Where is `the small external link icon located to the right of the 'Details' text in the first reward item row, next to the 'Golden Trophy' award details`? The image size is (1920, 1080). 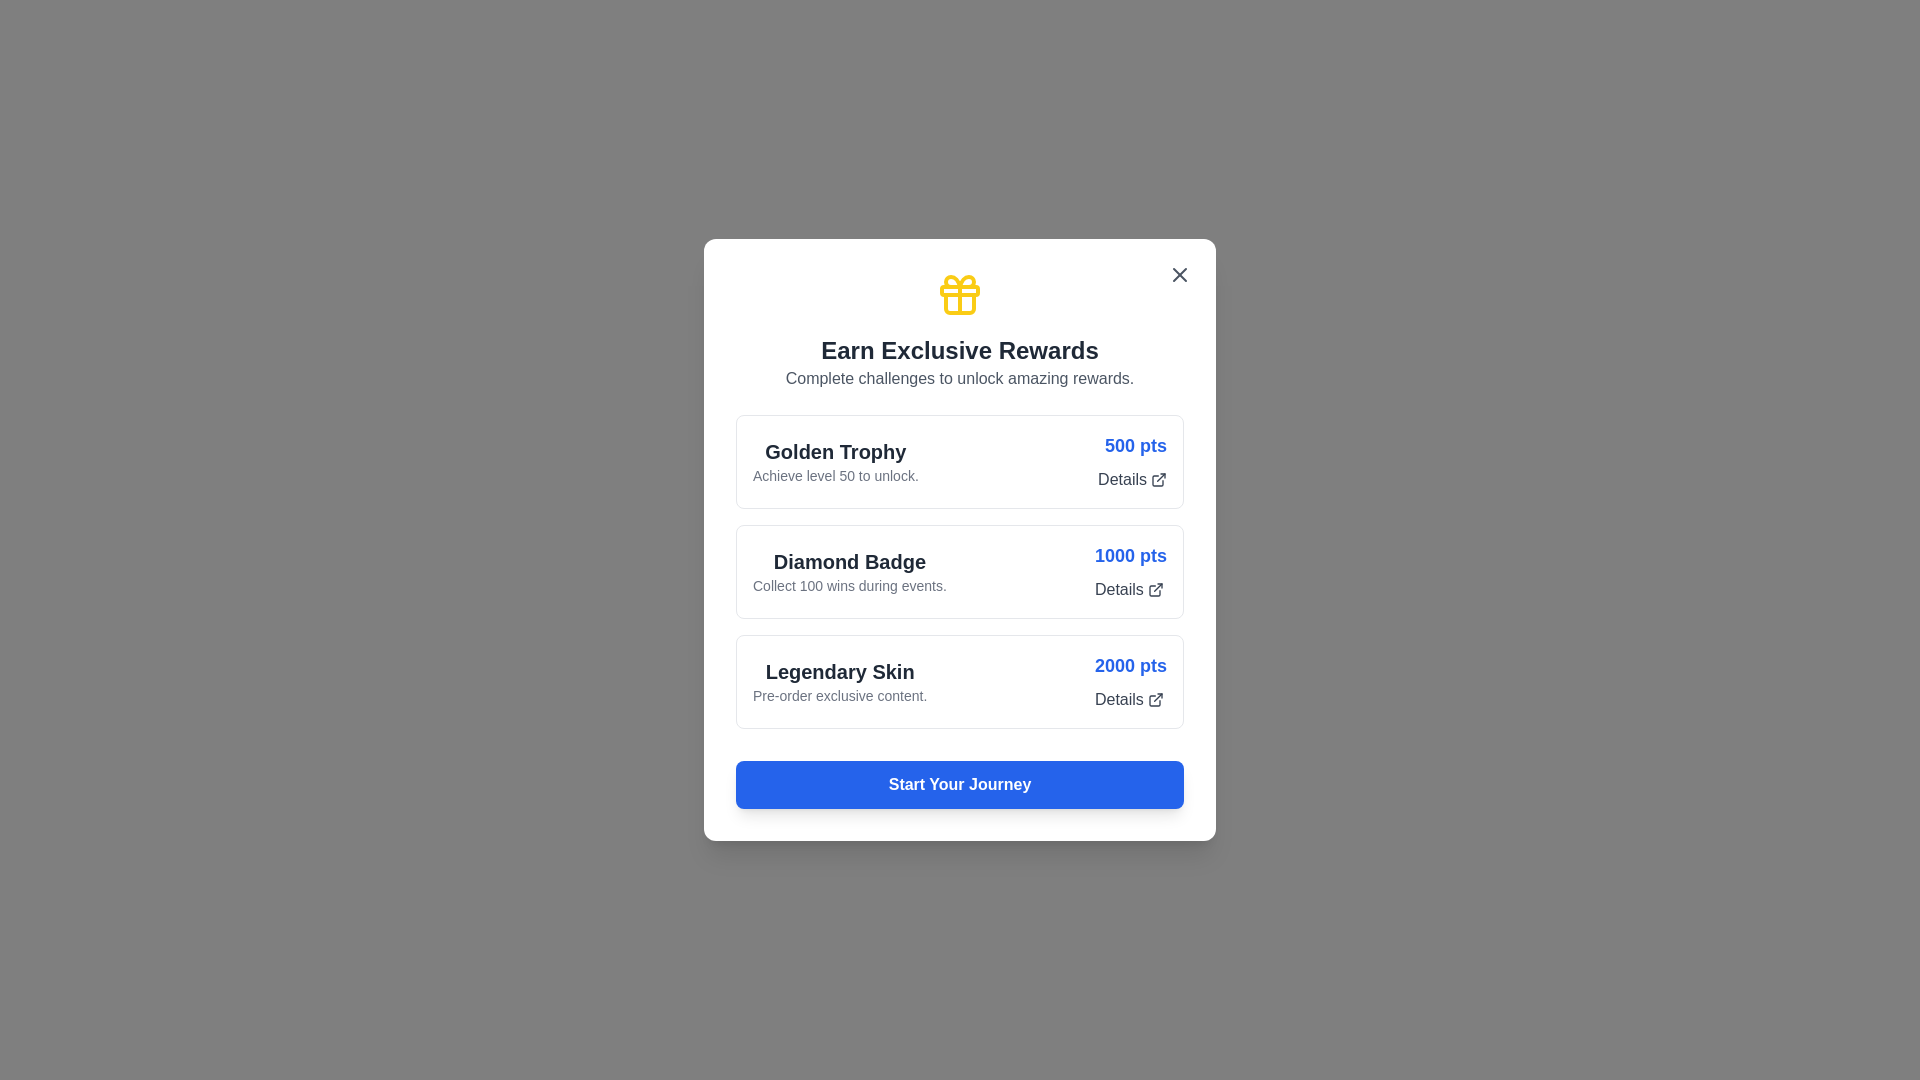 the small external link icon located to the right of the 'Details' text in the first reward item row, next to the 'Golden Trophy' award details is located at coordinates (1158, 479).